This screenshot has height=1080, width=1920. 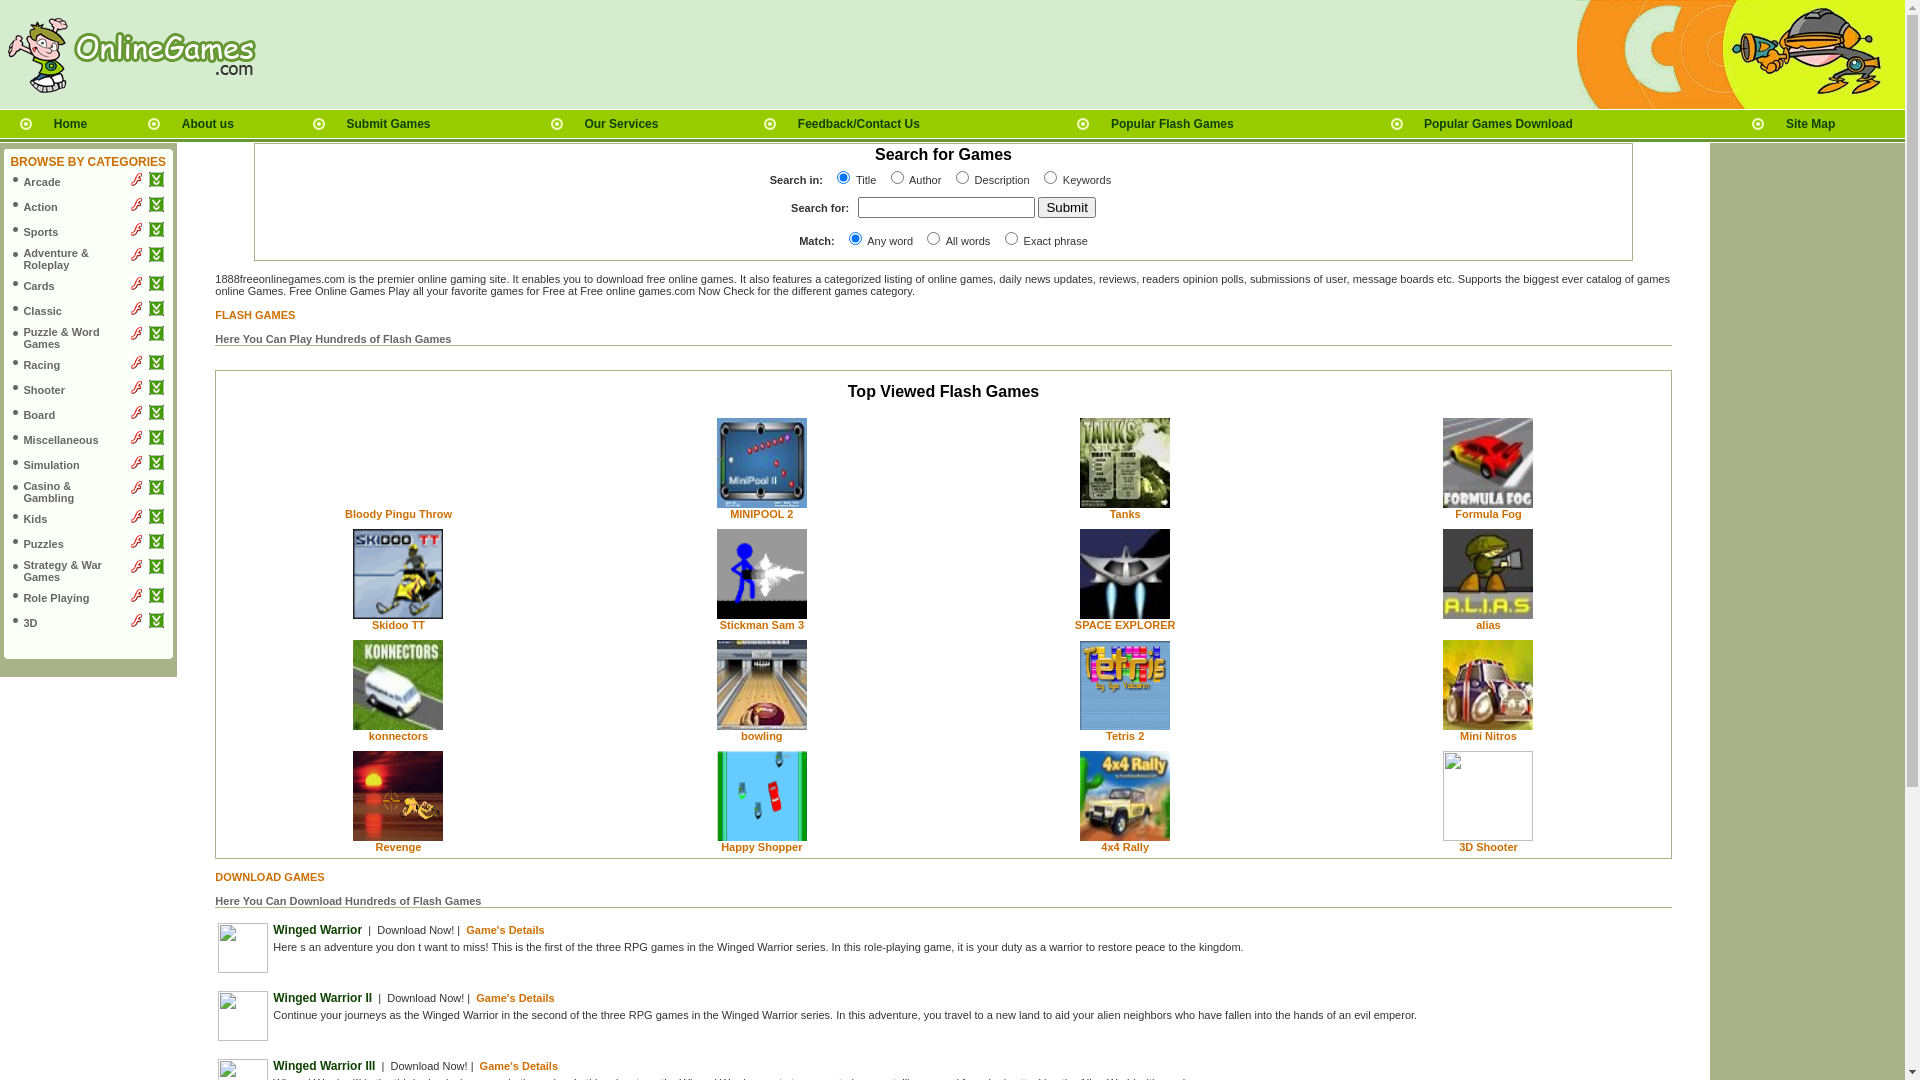 I want to click on 'Bloody Pingu Throw', so click(x=398, y=512).